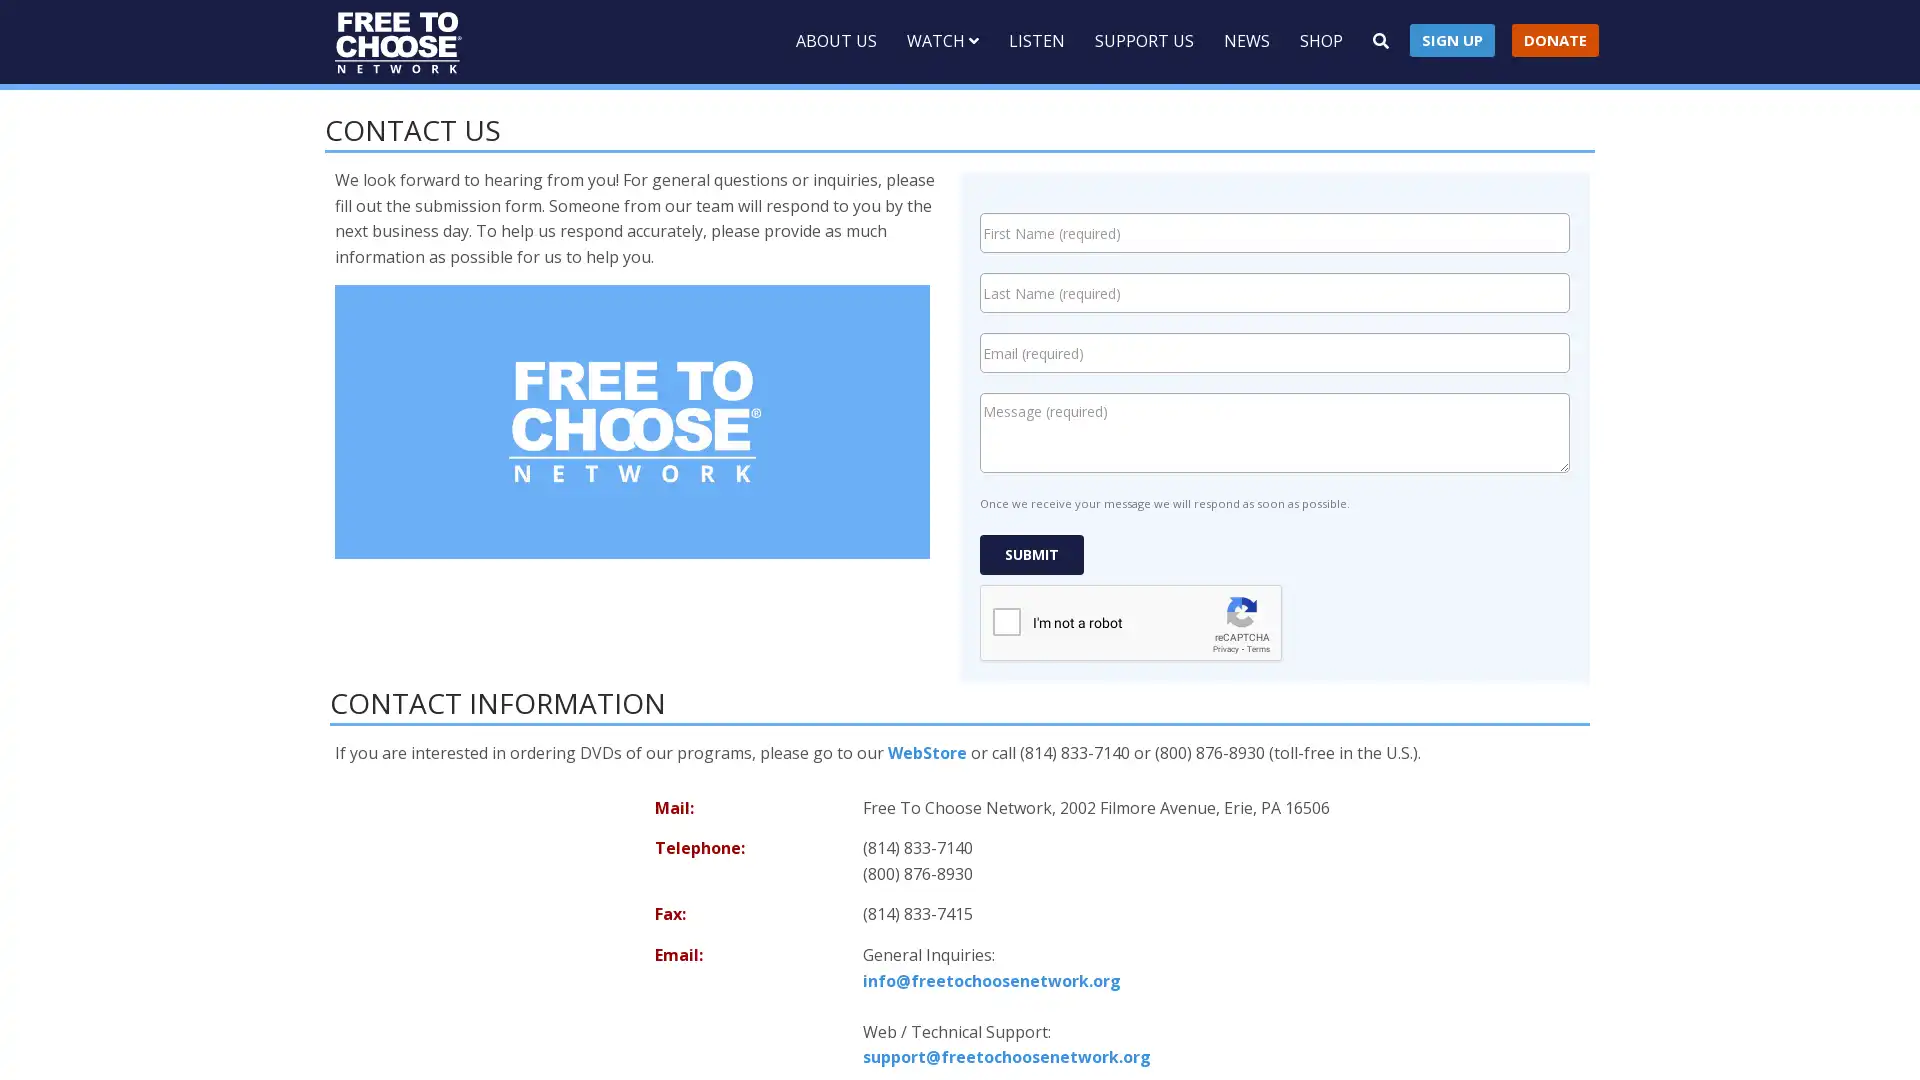  What do you see at coordinates (1032, 555) in the screenshot?
I see `Submit` at bounding box center [1032, 555].